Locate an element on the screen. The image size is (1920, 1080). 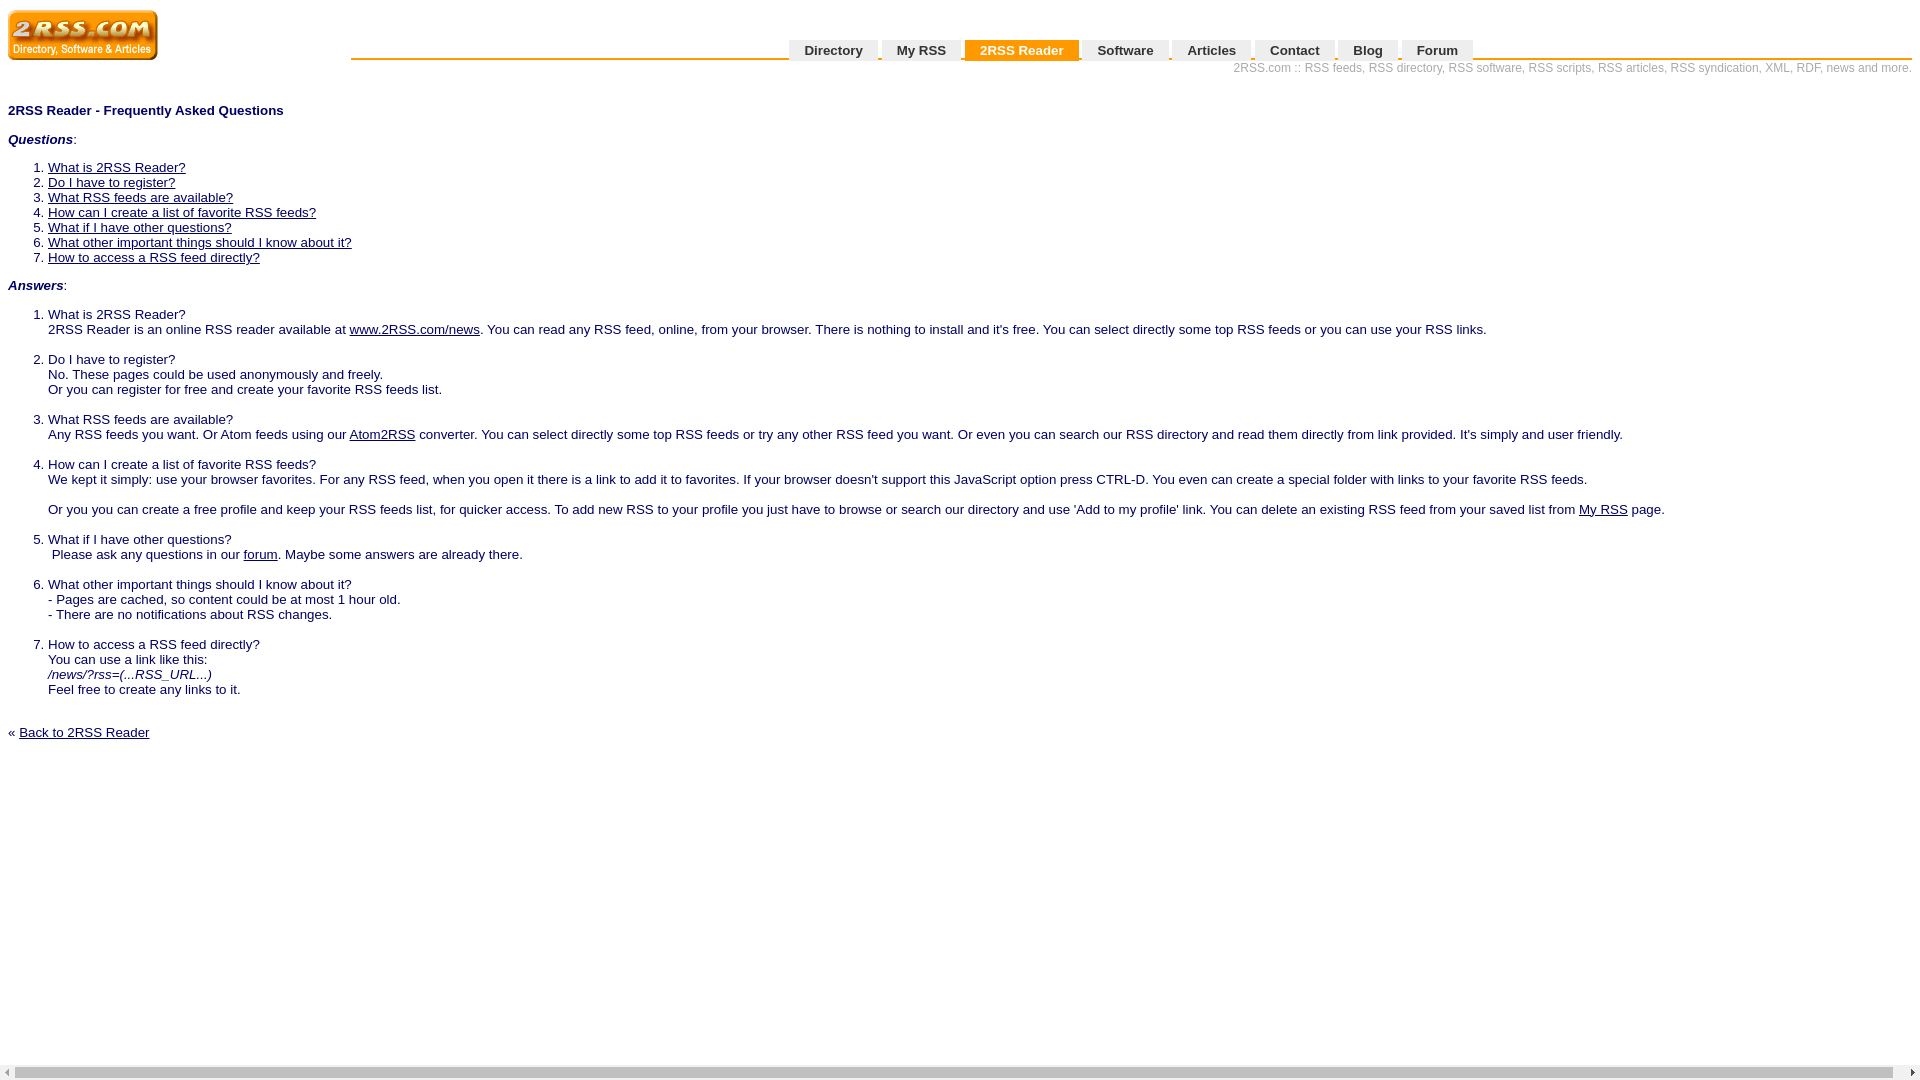
'Do I have to register?' is located at coordinates (48, 182).